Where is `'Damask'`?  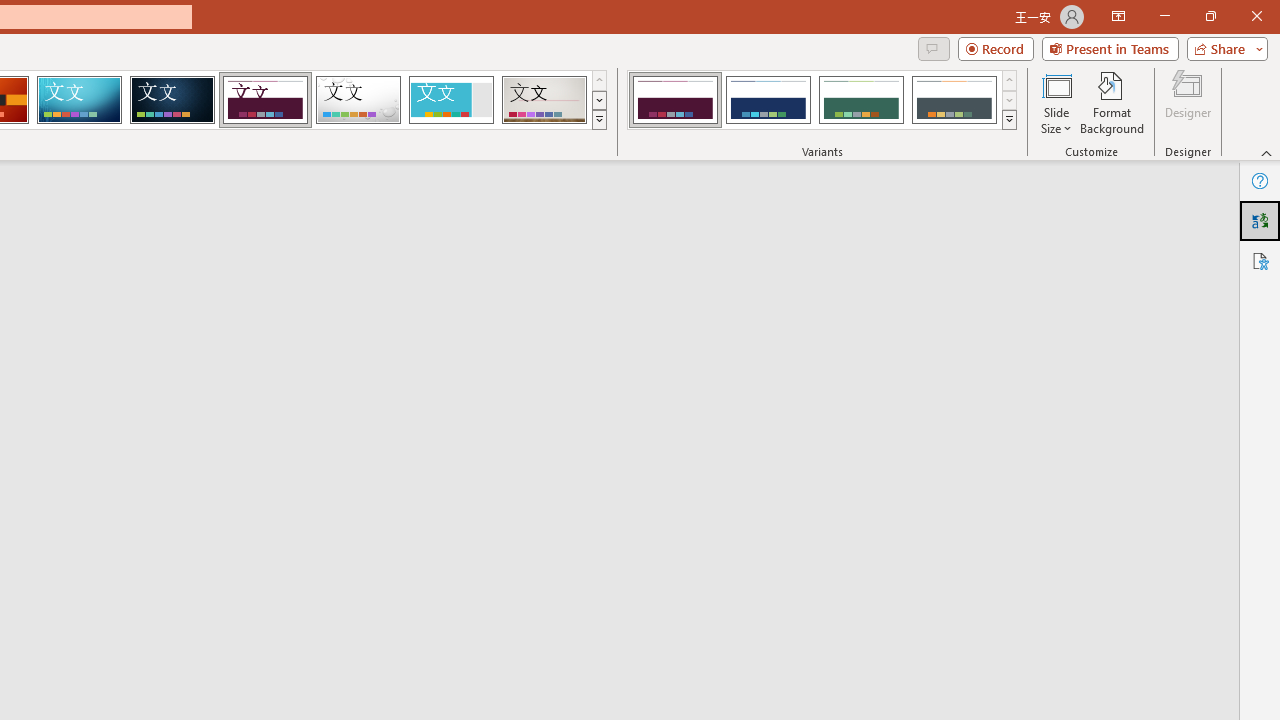
'Damask' is located at coordinates (172, 100).